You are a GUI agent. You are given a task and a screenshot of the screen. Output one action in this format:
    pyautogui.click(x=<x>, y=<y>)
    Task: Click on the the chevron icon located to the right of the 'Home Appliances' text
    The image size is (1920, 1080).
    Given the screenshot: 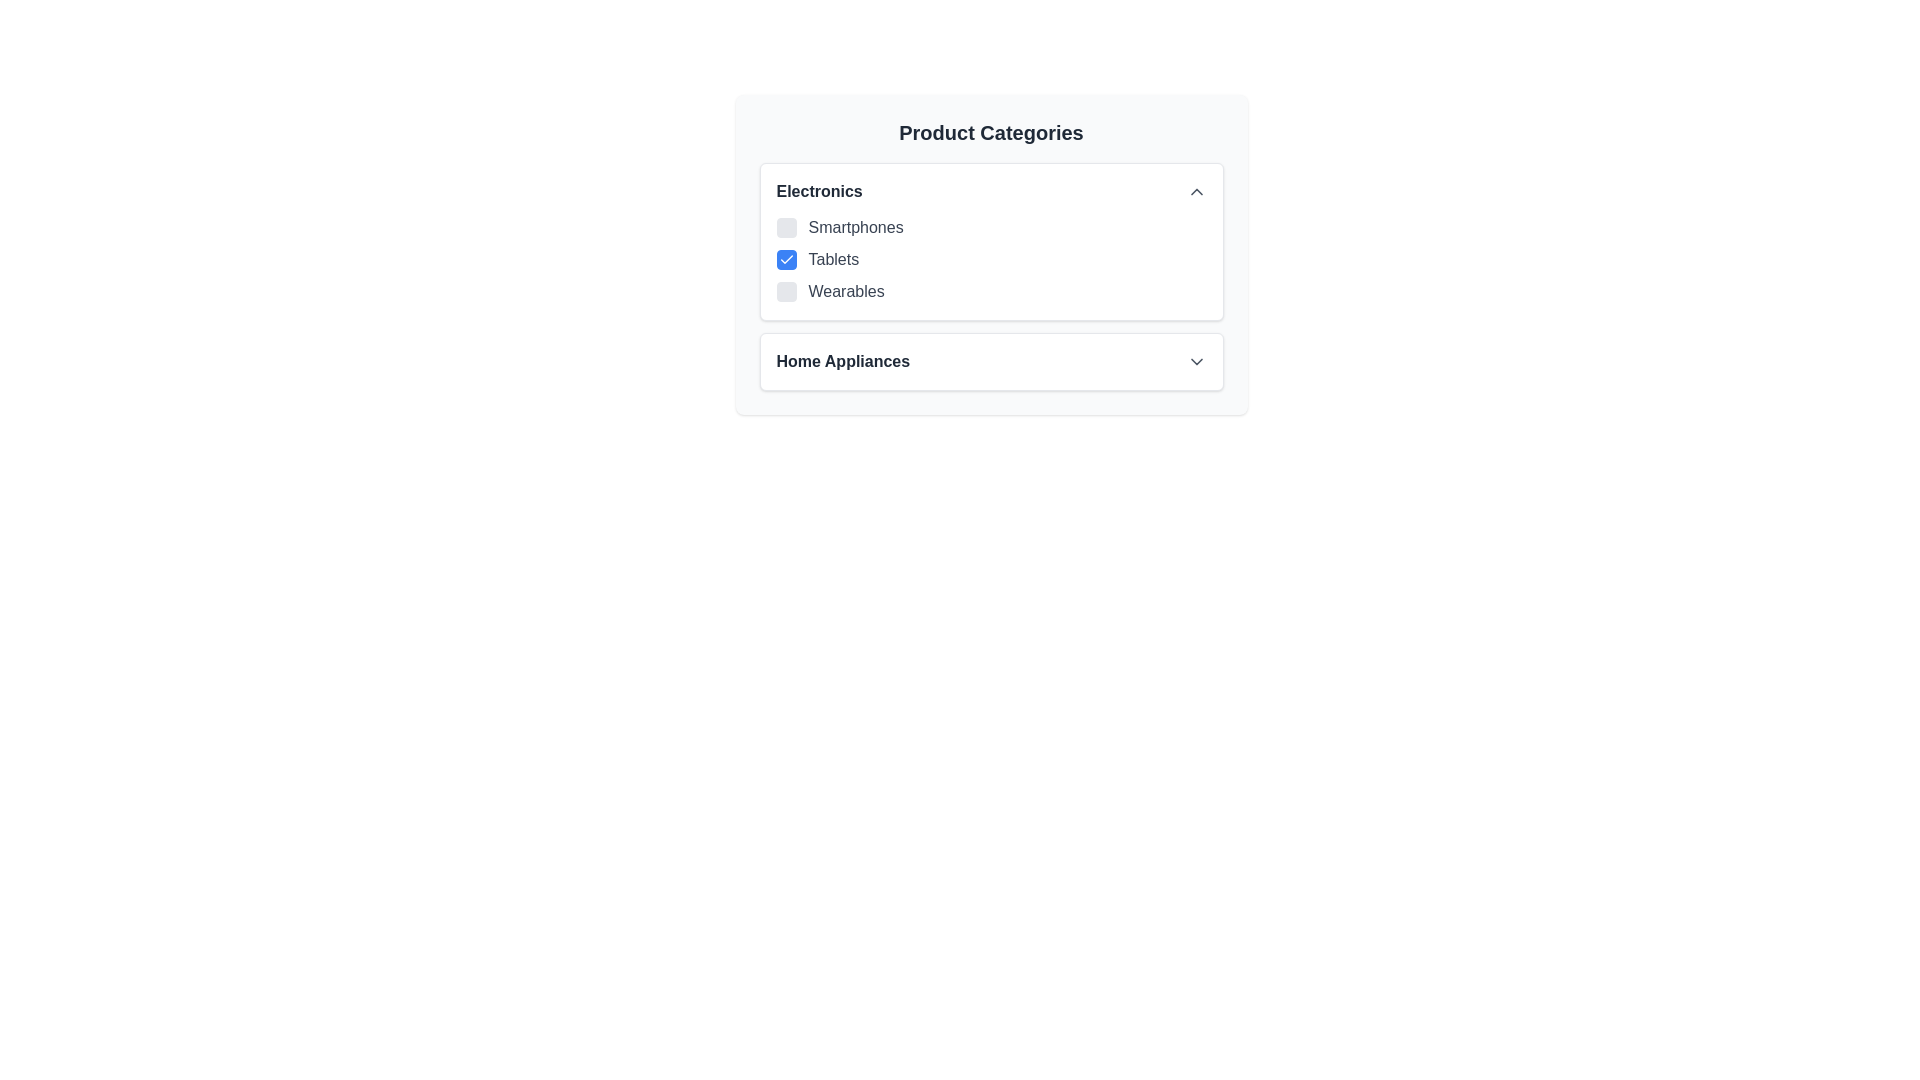 What is the action you would take?
    pyautogui.click(x=1196, y=362)
    